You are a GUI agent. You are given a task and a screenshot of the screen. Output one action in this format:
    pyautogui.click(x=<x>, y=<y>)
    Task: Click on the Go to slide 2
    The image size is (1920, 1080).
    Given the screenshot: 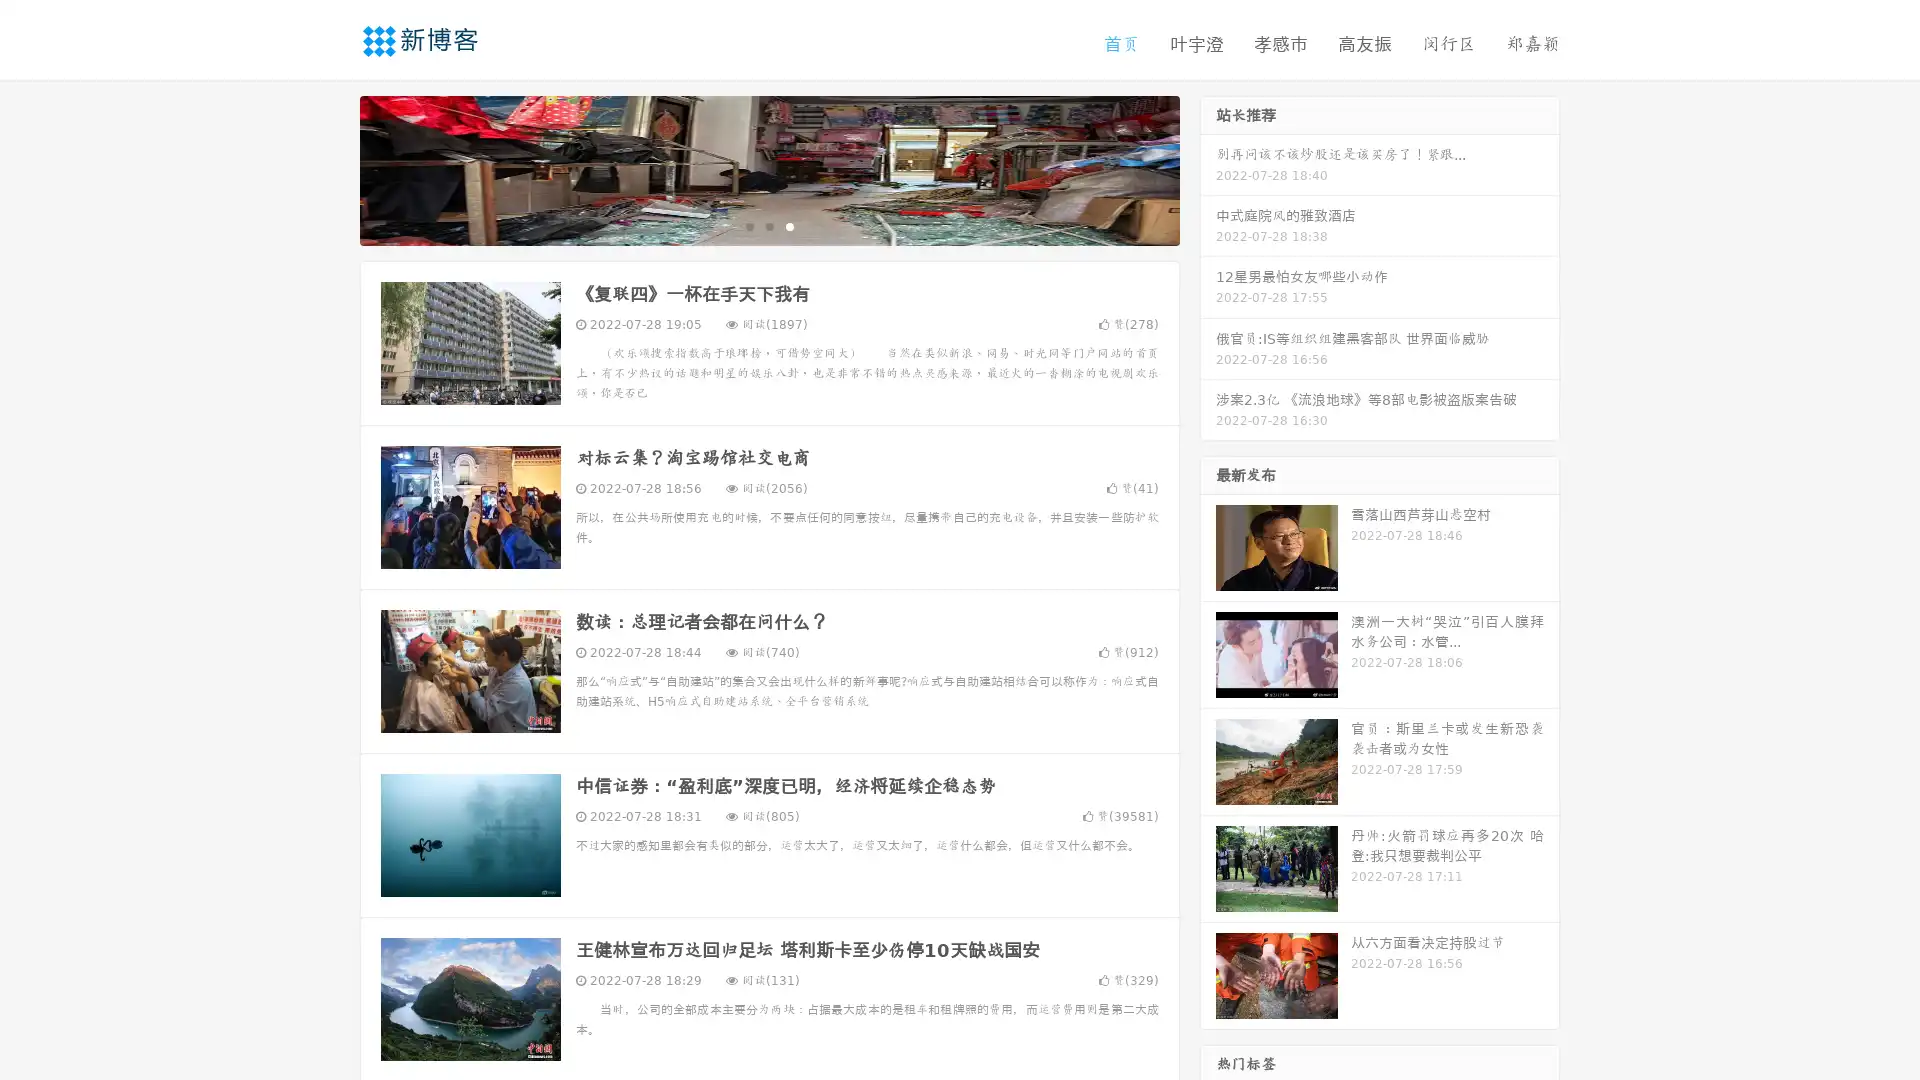 What is the action you would take?
    pyautogui.click(x=768, y=225)
    